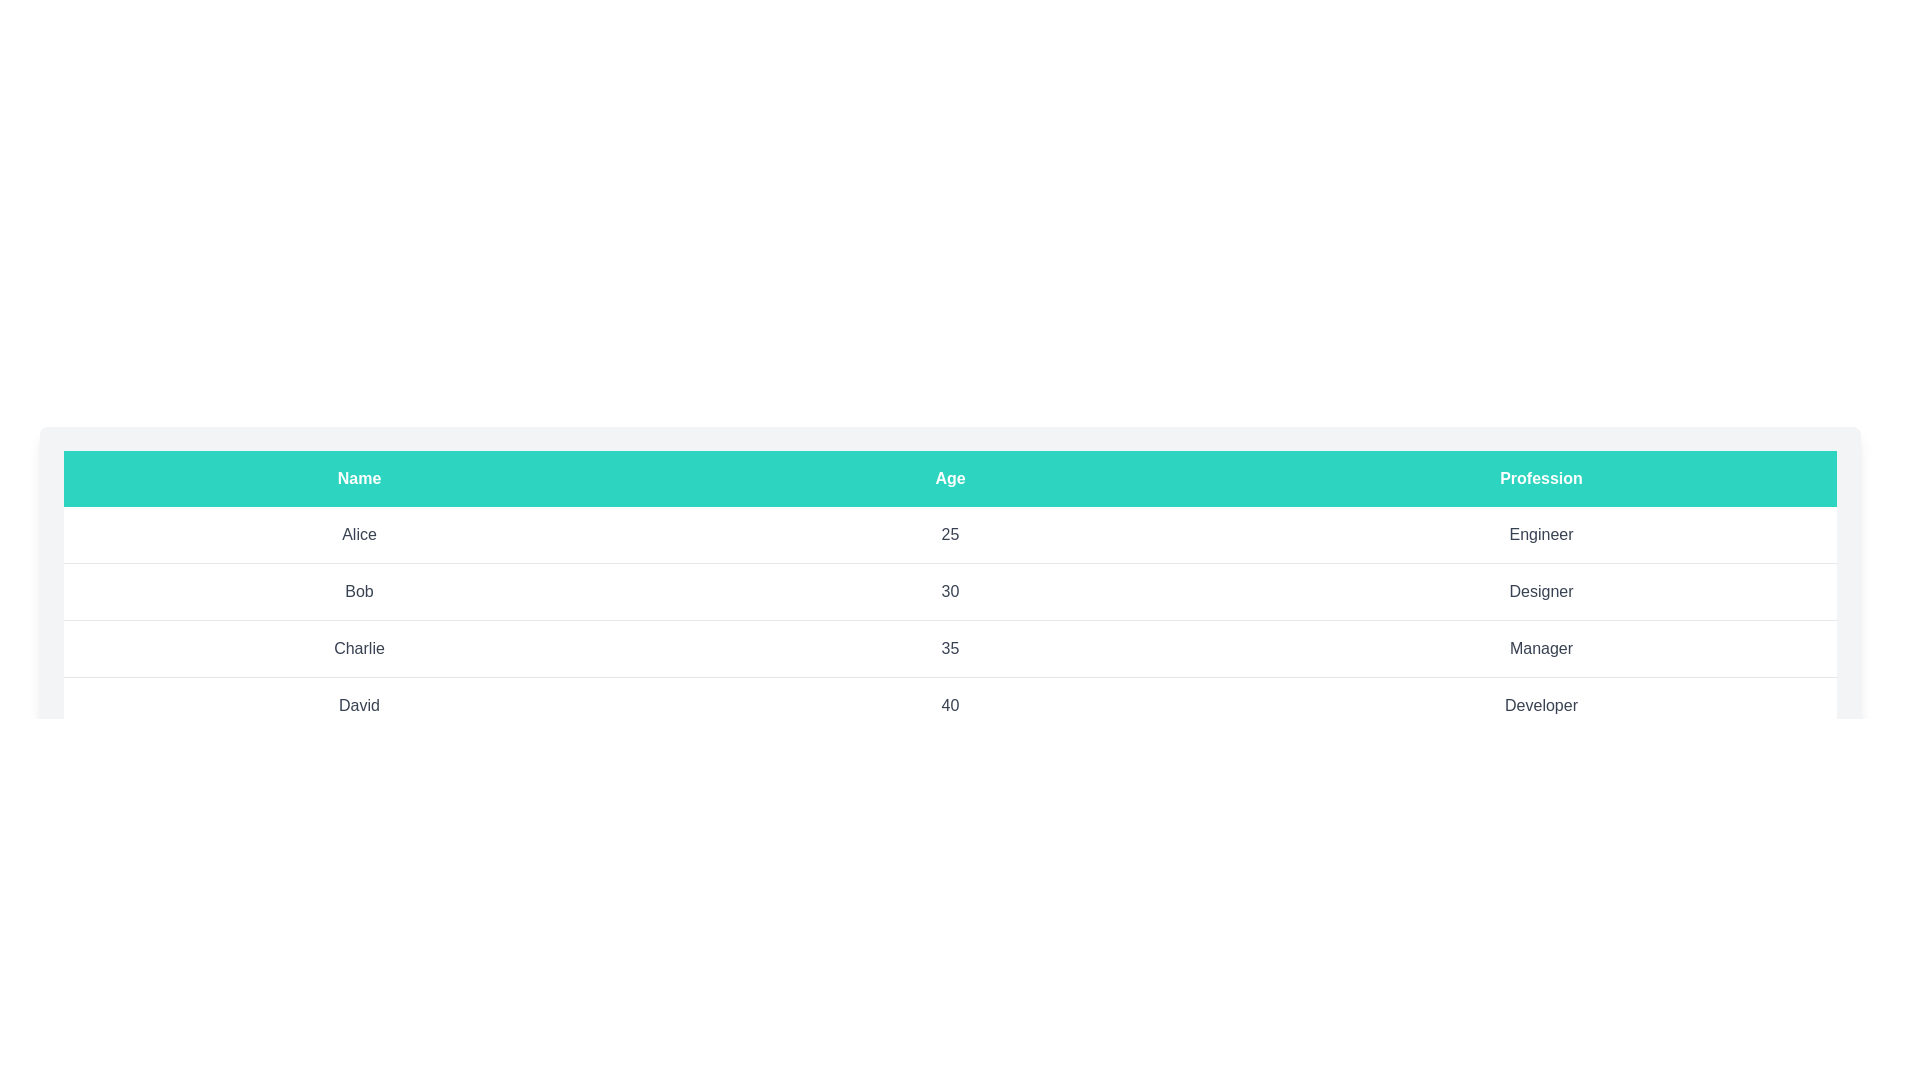 This screenshot has height=1080, width=1920. Describe the element at coordinates (949, 648) in the screenshot. I see `the text element displaying the number '35', which is styled in gray and located in the third row under the 'Age' column of a structured table, positioned between 'Charlie' and 'Manager'` at that location.